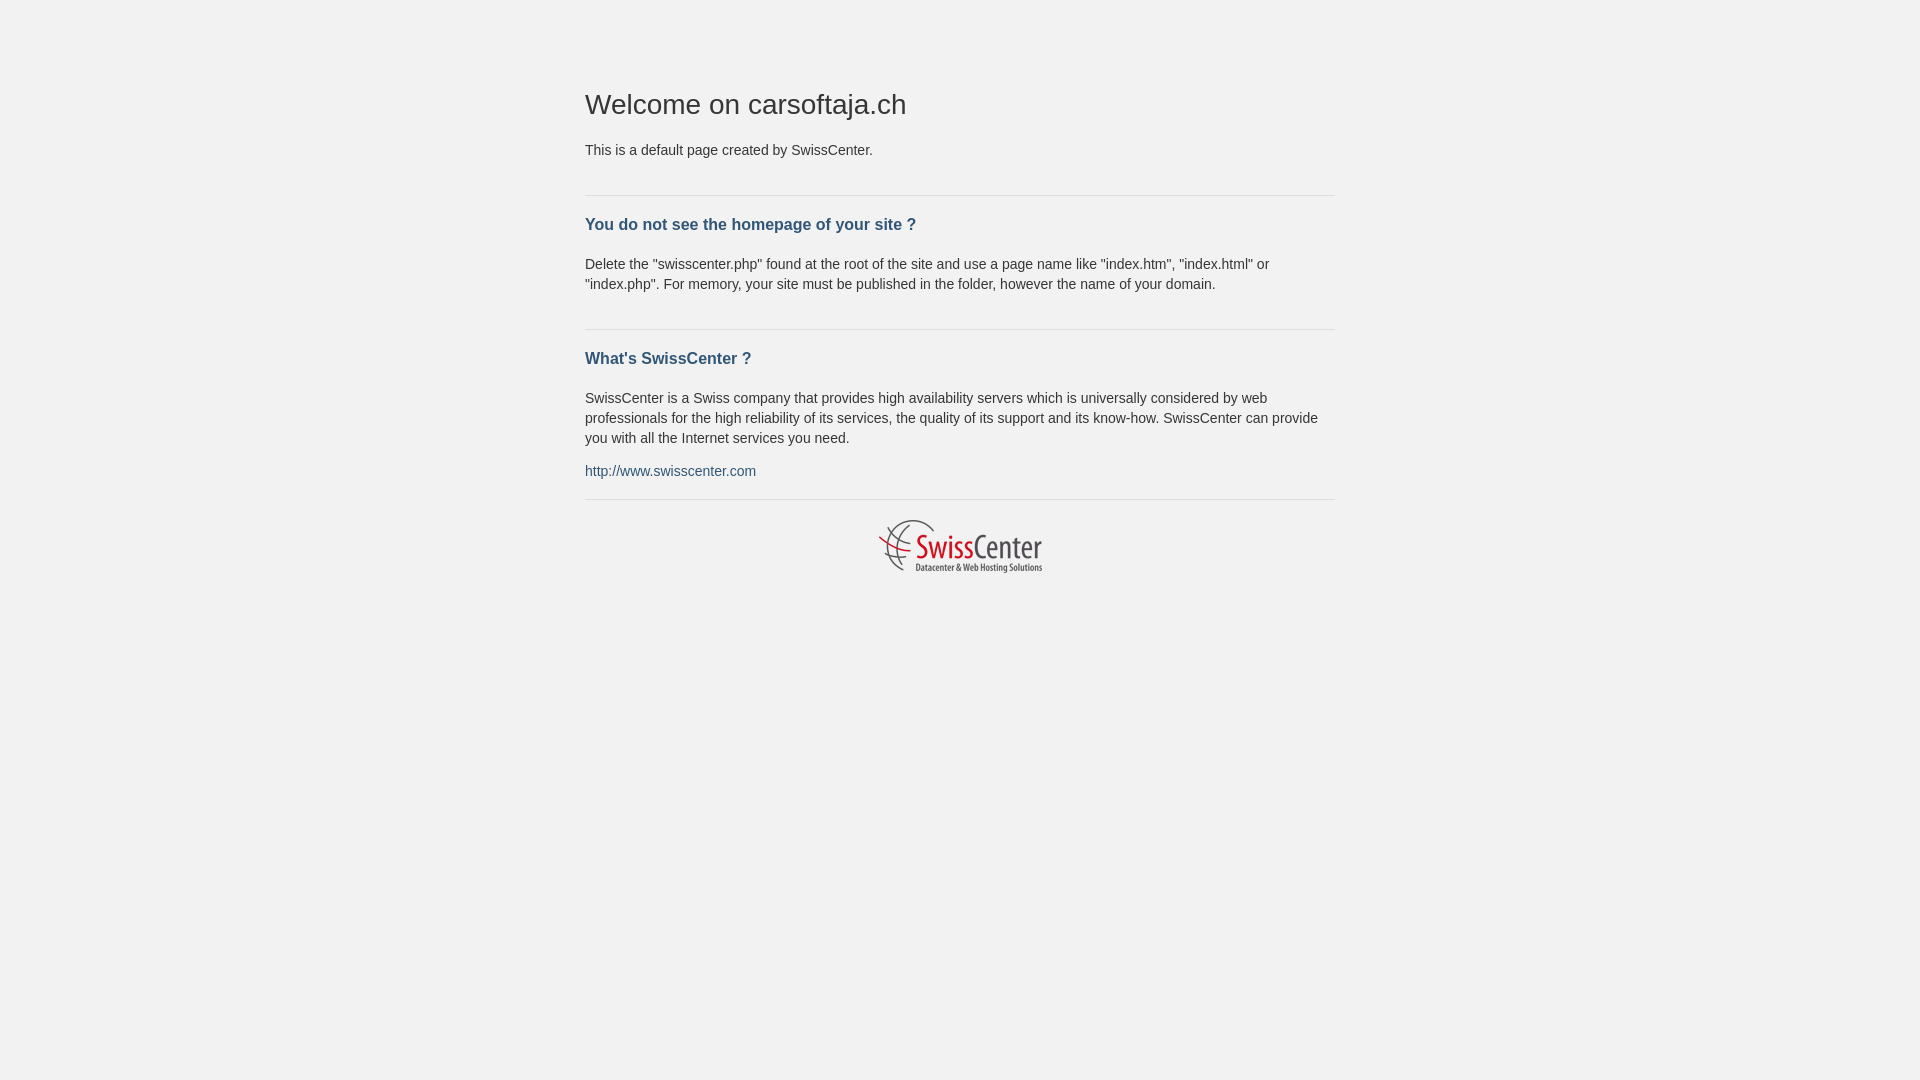 The width and height of the screenshot is (1920, 1080). Describe the element at coordinates (670, 470) in the screenshot. I see `'http://www.swisscenter.com'` at that location.